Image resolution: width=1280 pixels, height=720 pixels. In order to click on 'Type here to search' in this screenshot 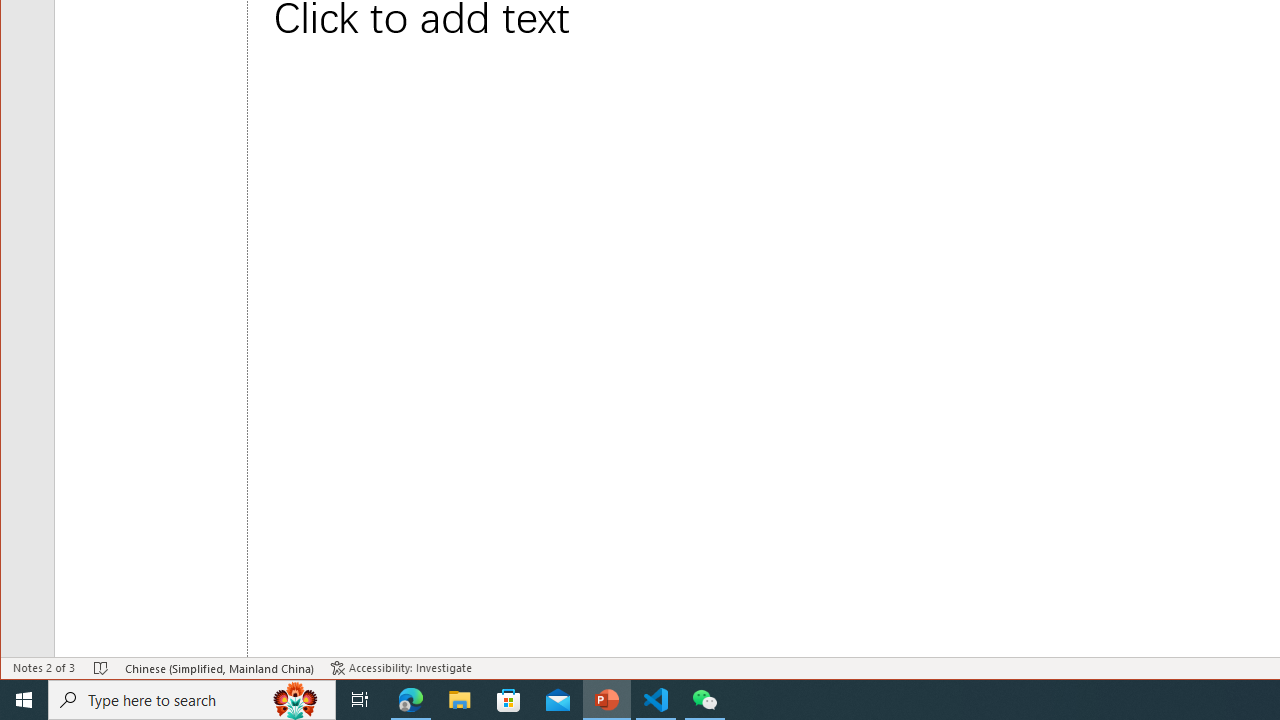, I will do `click(192, 698)`.